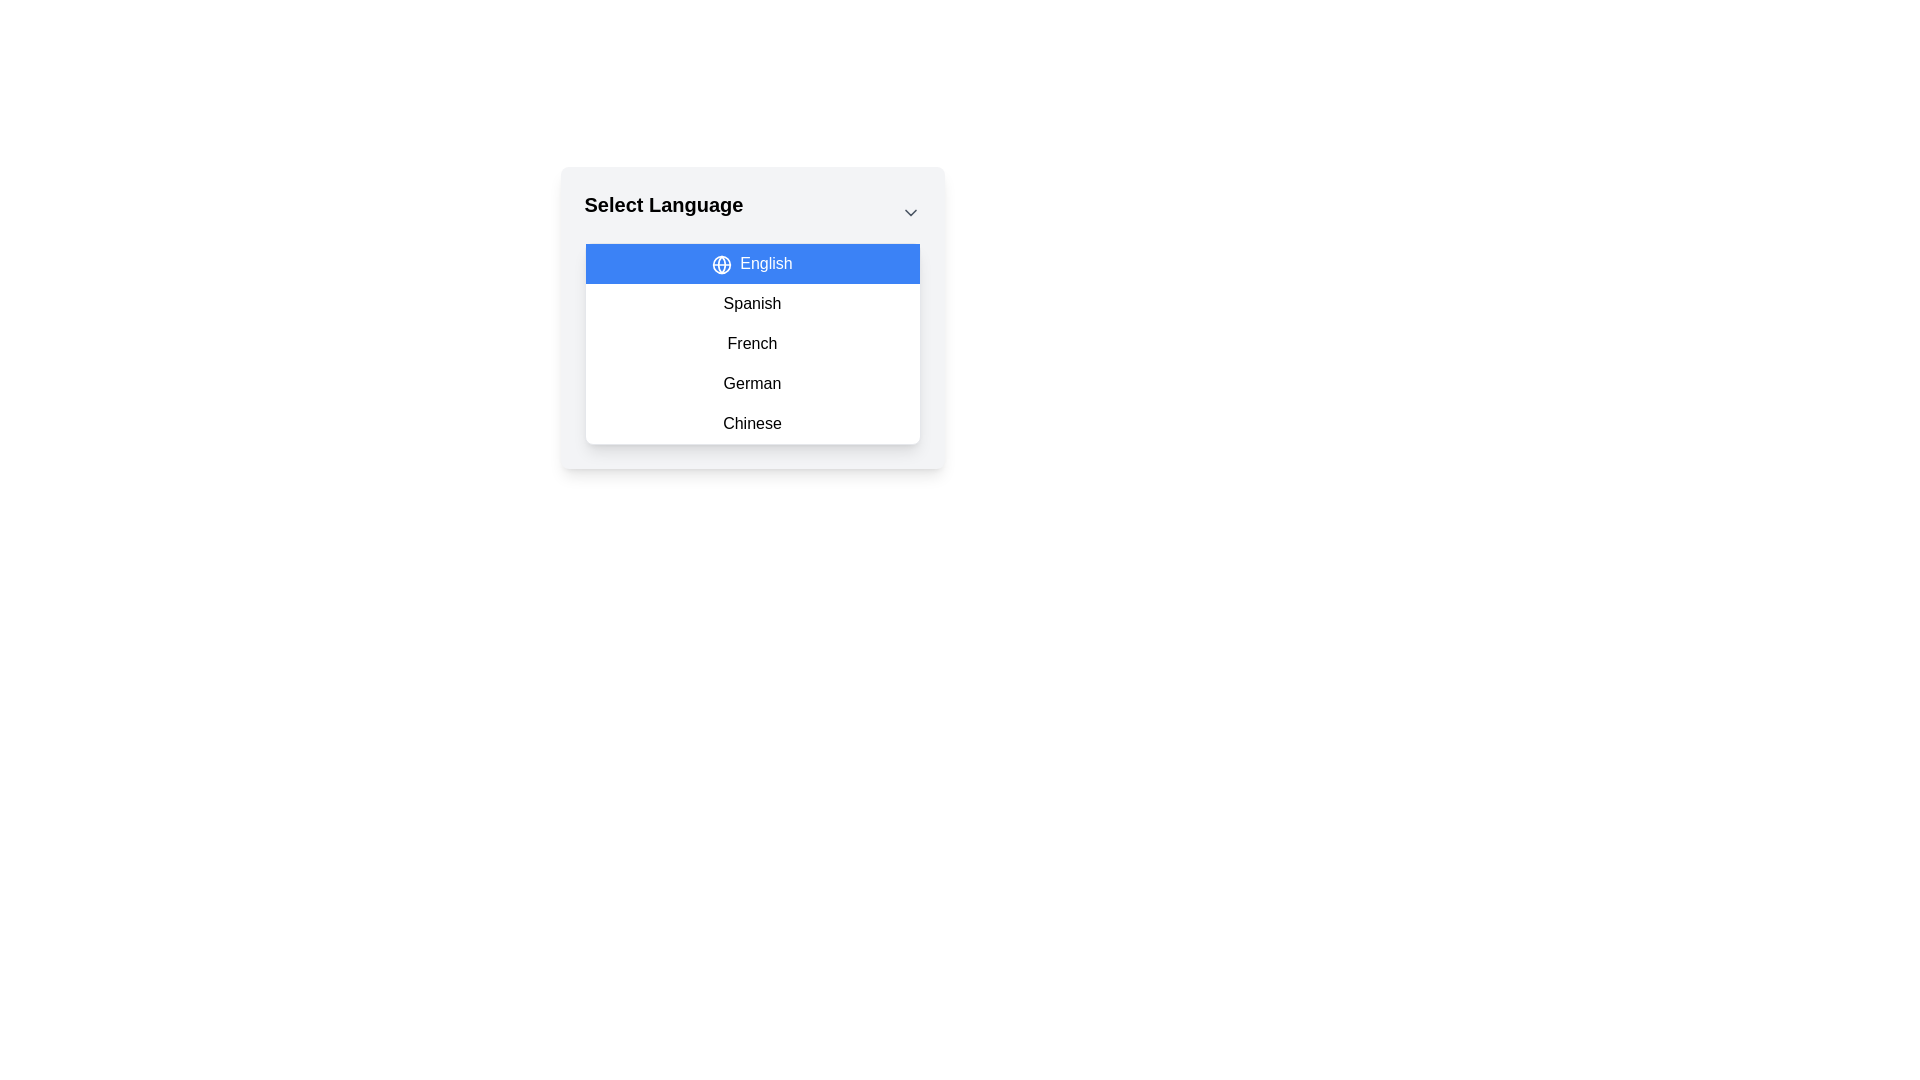 This screenshot has width=1920, height=1080. I want to click on to select the 'French' language option from the dropdown menu, which is the third item listed, so click(751, 342).